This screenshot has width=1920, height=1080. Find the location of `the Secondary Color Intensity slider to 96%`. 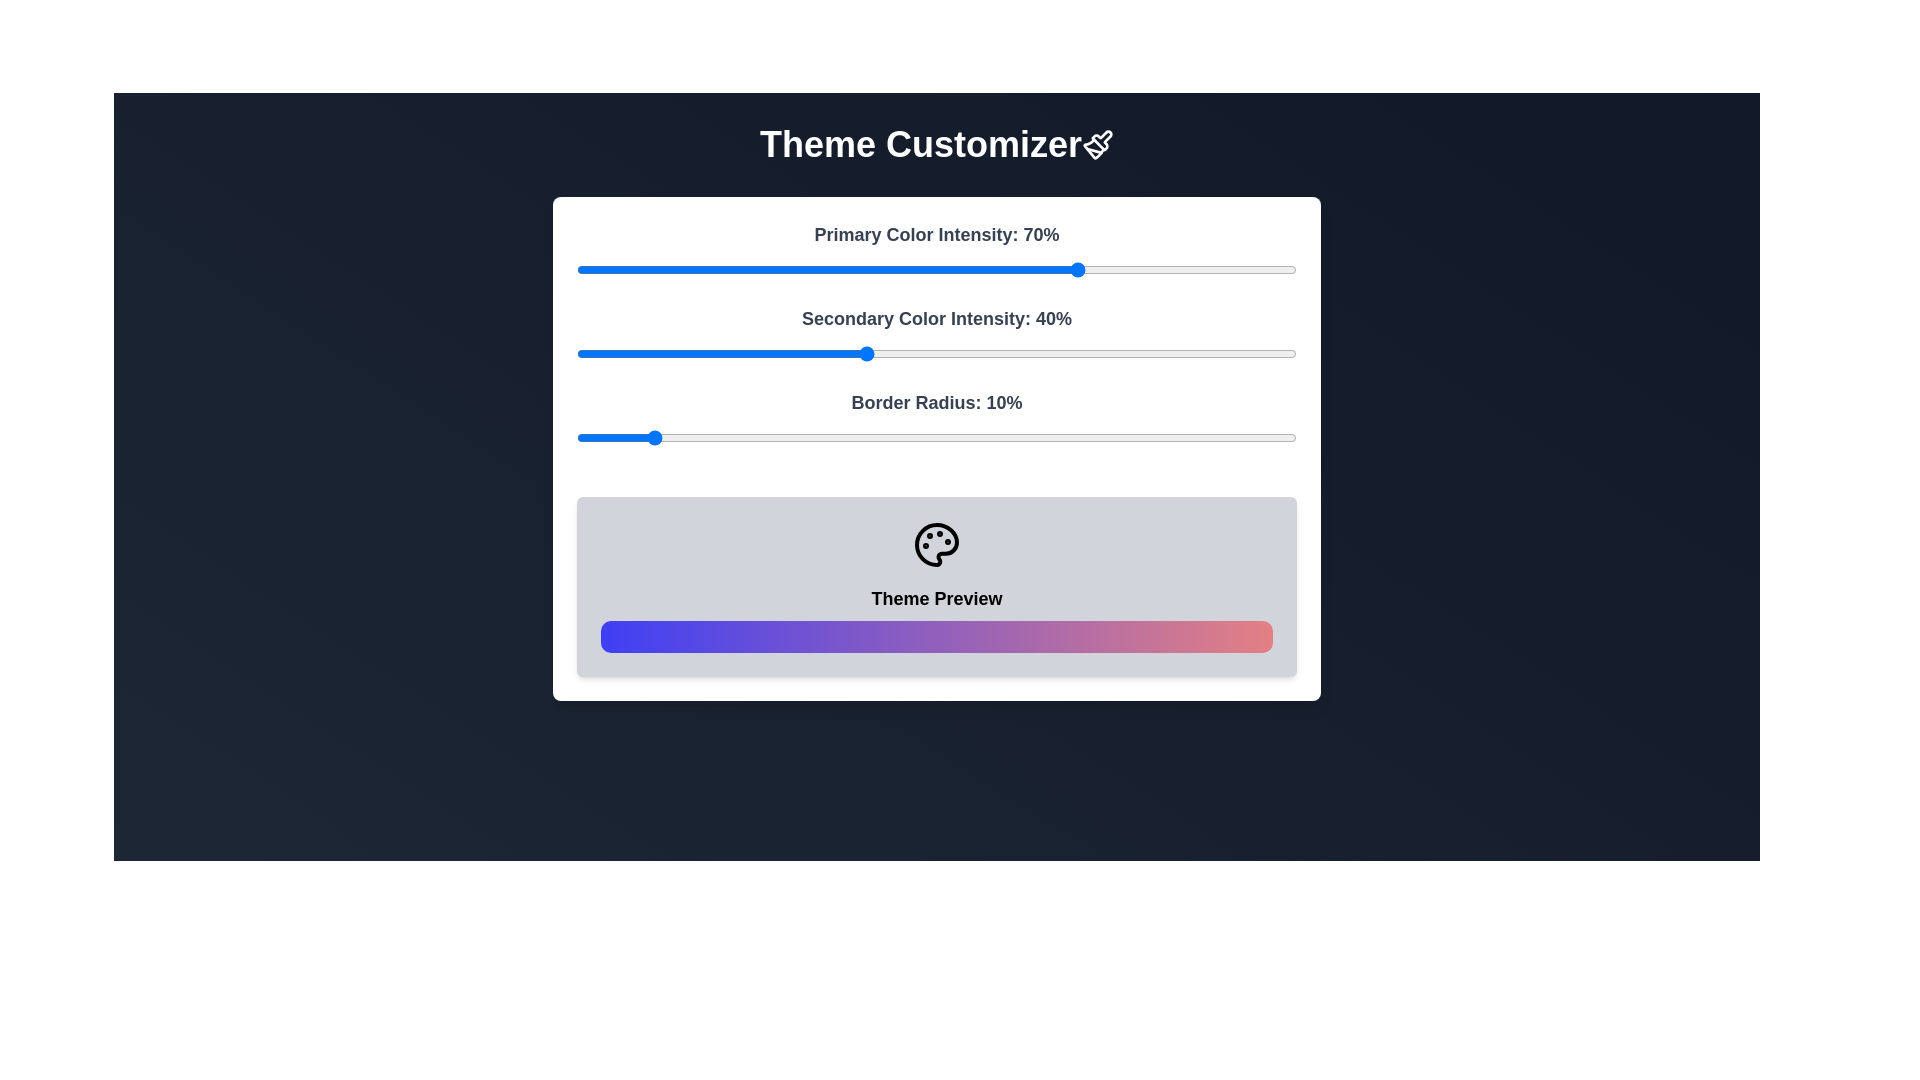

the Secondary Color Intensity slider to 96% is located at coordinates (1267, 353).